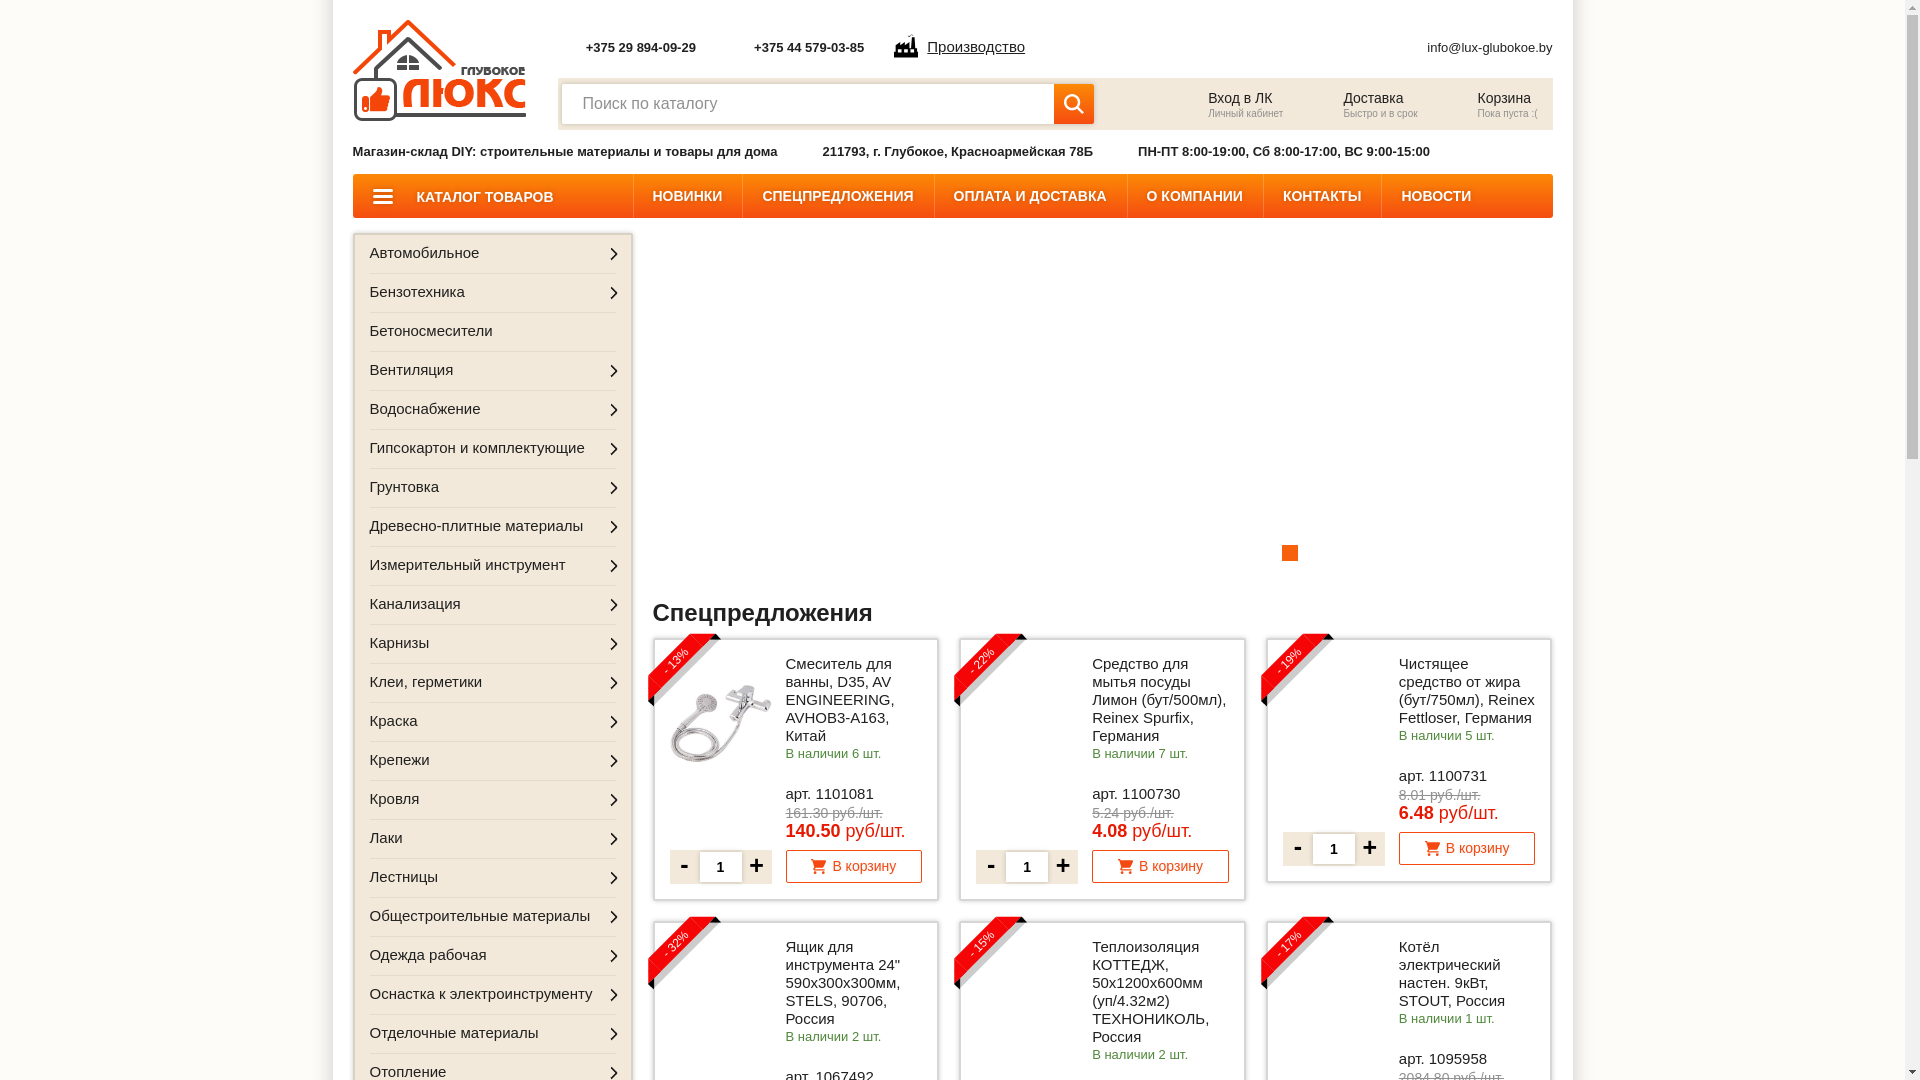  I want to click on '+375 29 894-09-29', so click(641, 46).